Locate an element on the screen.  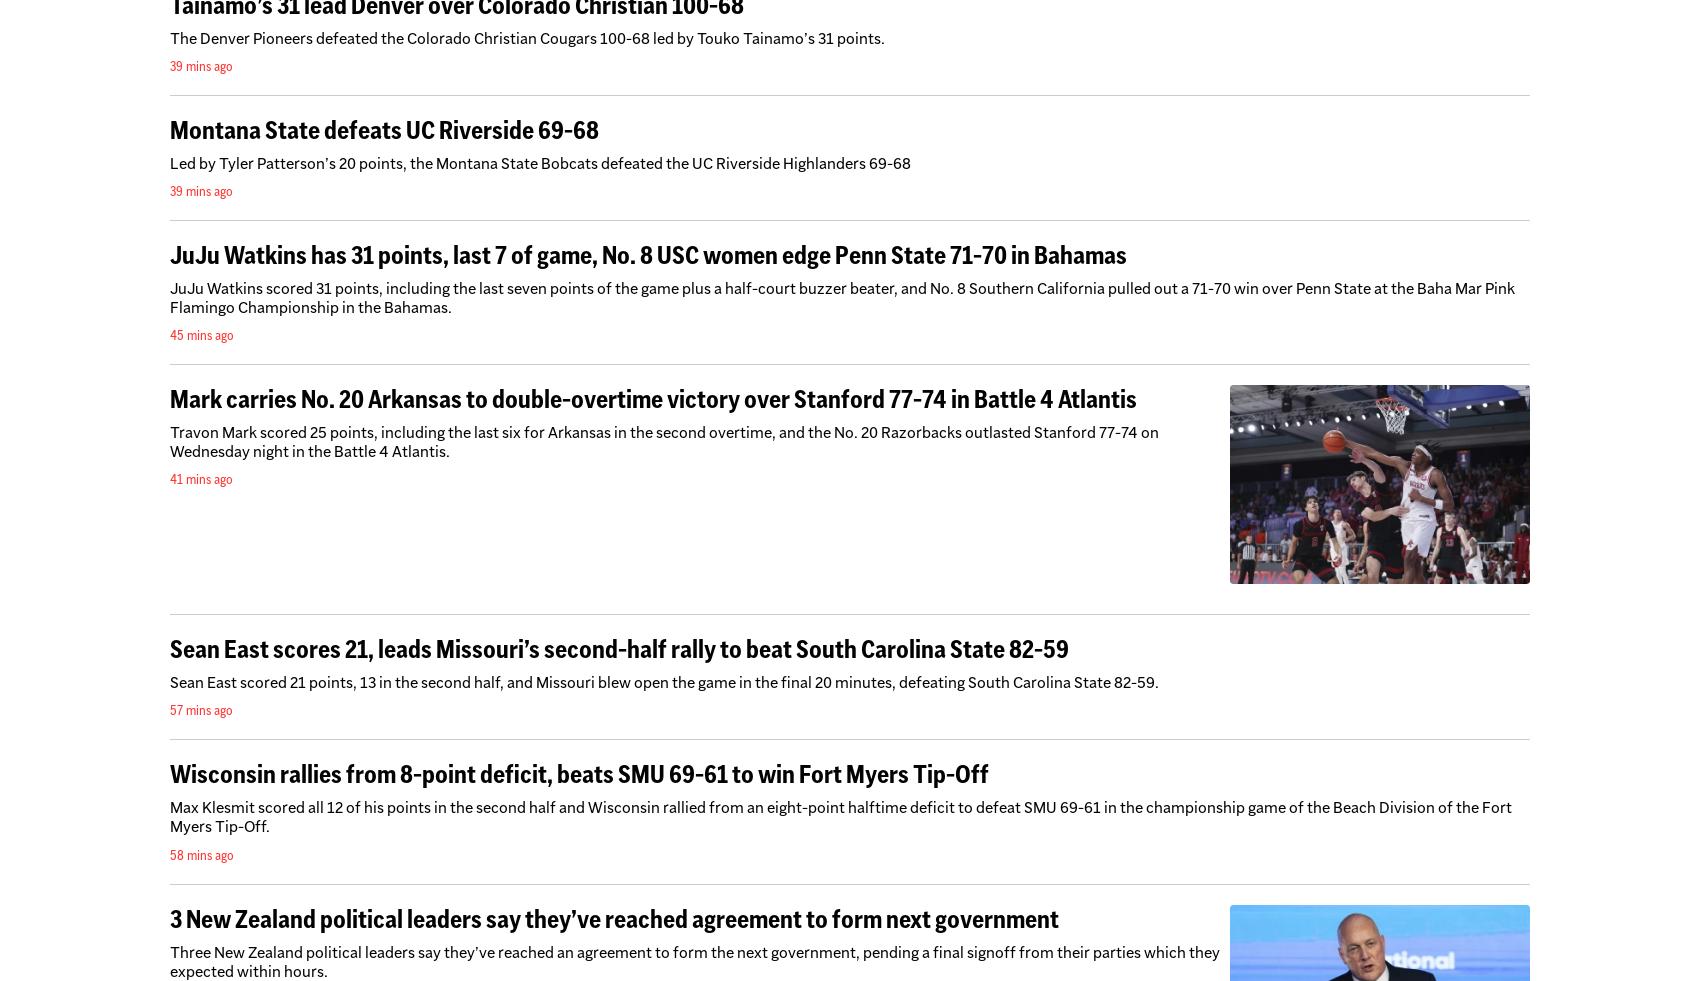
'Sean East scored 21 points, 13 in the second half, and Missouri blew open the game in the final 20 minutes, defeating South Carolina State 82-59.' is located at coordinates (169, 682).